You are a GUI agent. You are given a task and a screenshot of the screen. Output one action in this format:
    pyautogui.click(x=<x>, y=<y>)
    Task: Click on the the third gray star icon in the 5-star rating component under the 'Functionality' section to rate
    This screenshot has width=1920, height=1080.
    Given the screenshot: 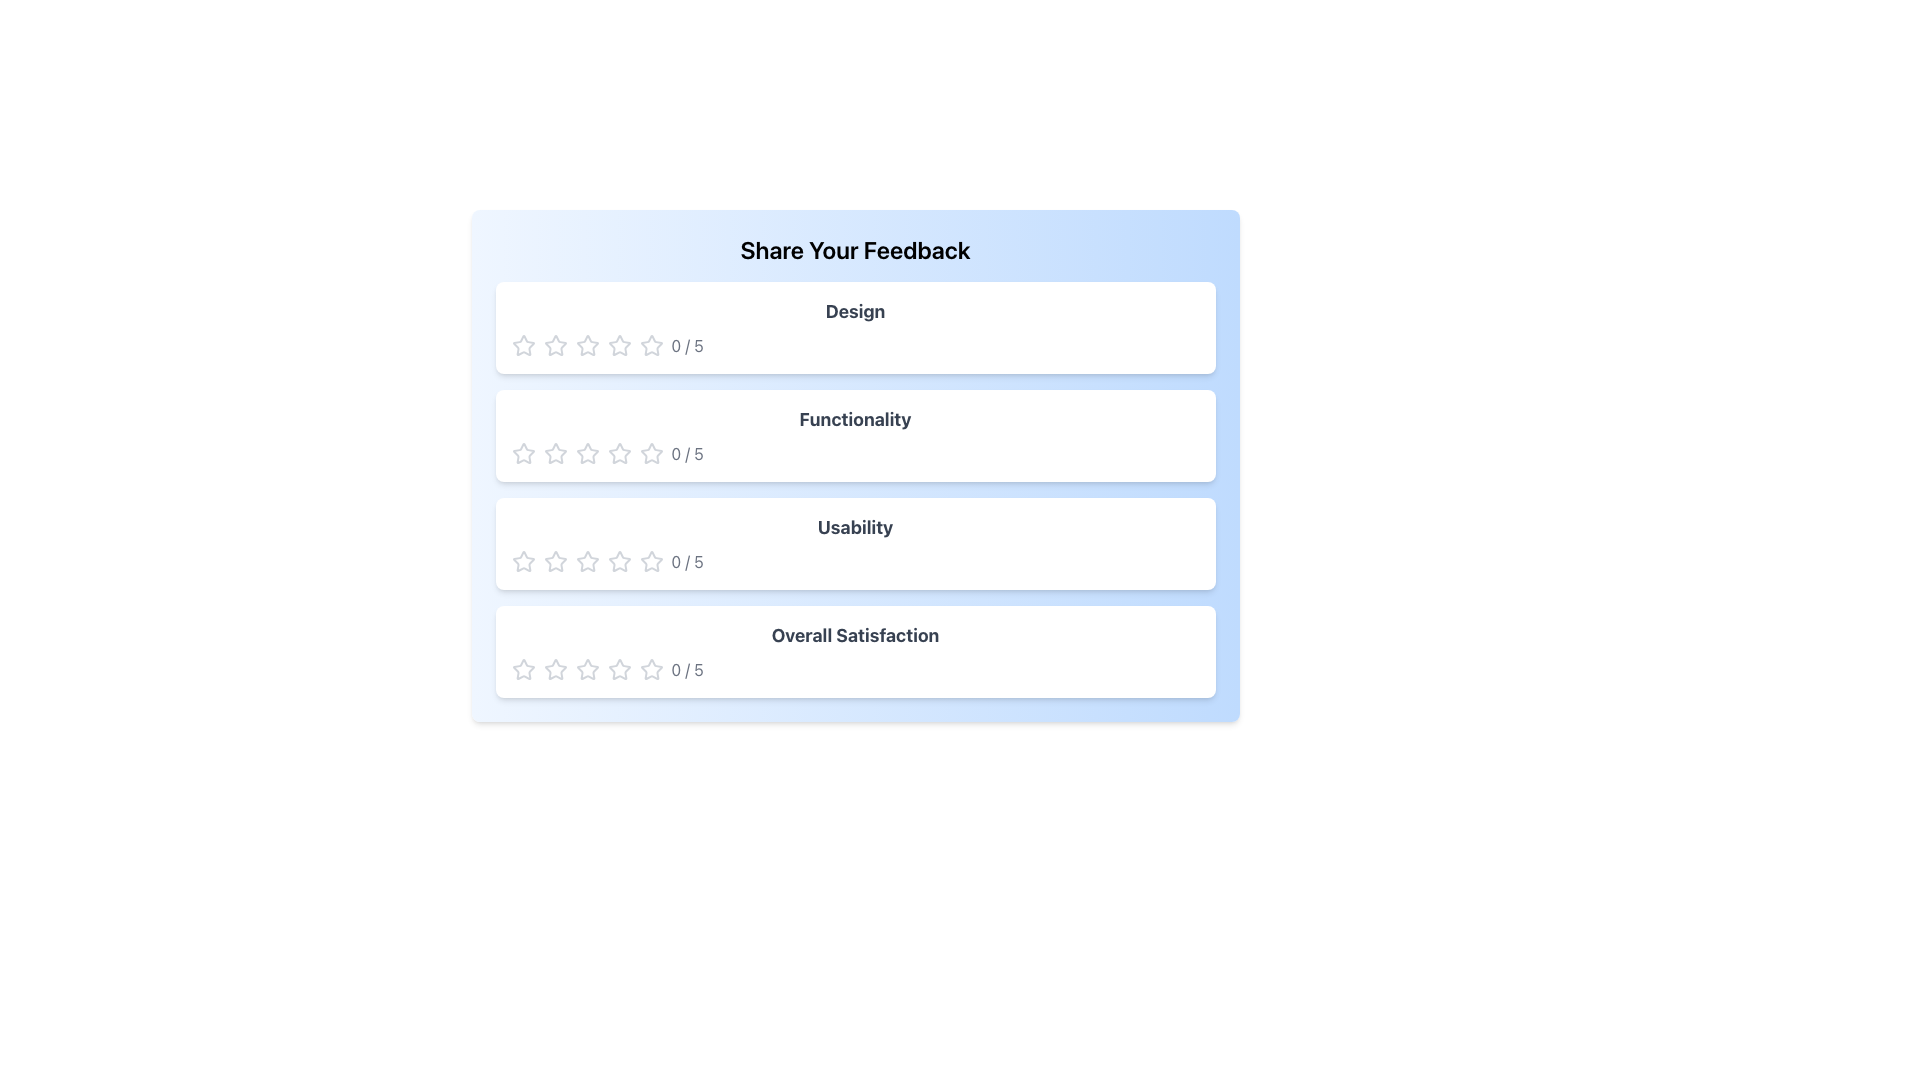 What is the action you would take?
    pyautogui.click(x=586, y=454)
    